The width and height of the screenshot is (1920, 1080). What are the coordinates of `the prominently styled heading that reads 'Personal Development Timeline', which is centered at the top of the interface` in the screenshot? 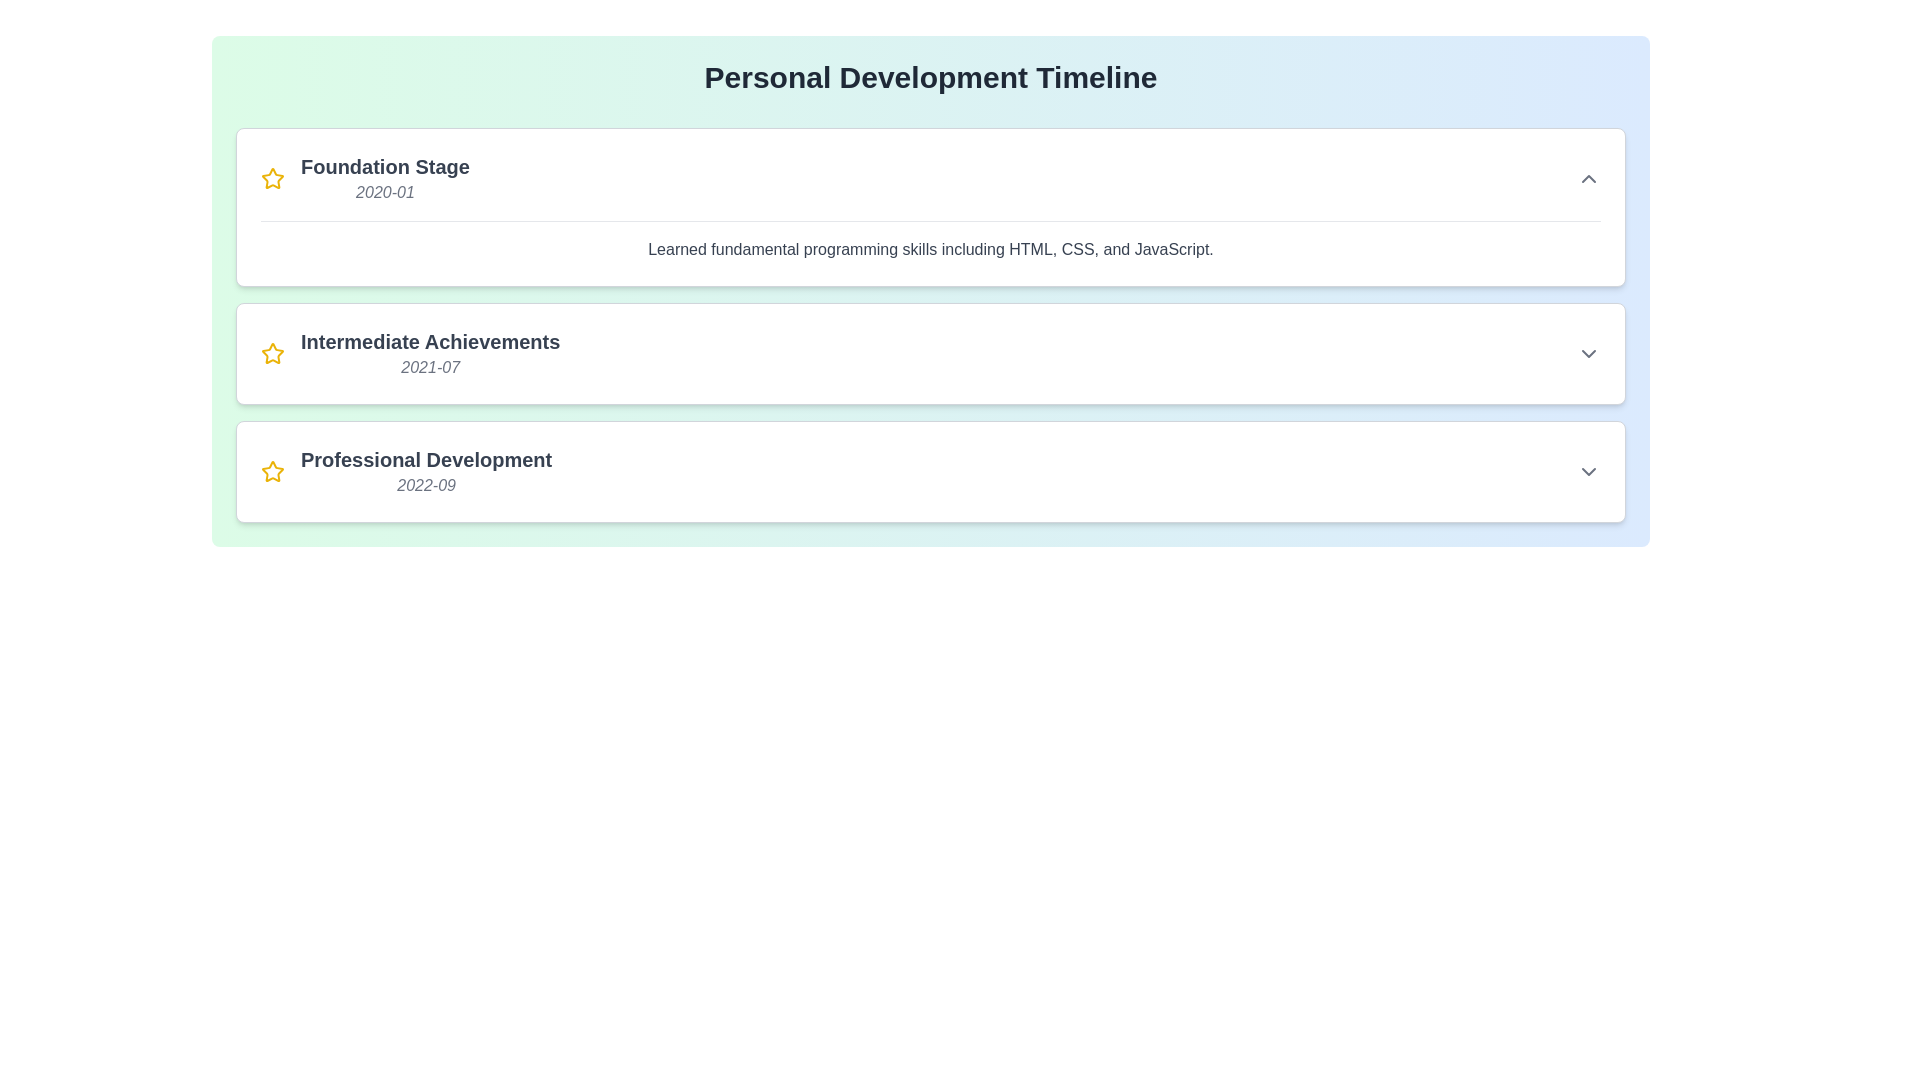 It's located at (930, 76).